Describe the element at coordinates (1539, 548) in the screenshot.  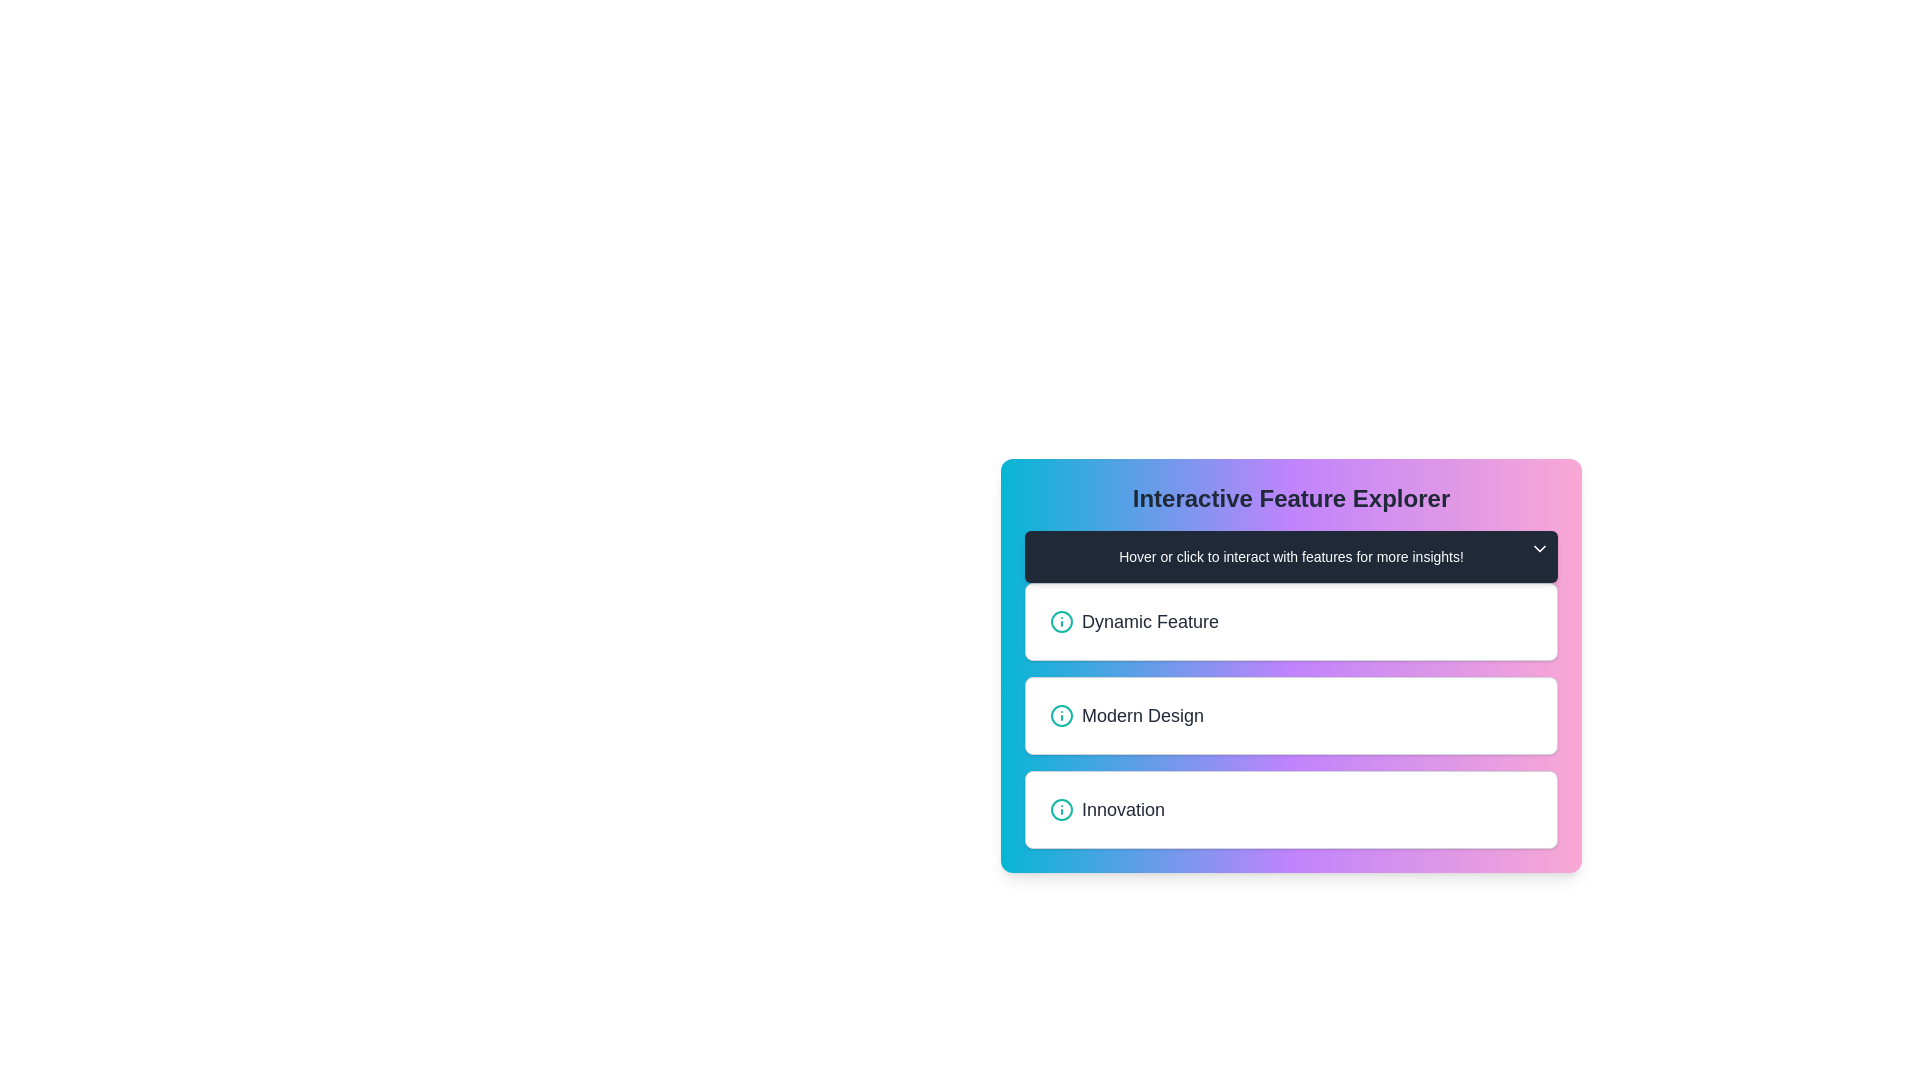
I see `the downward chevron dropdown indicator icon located in the top-right corner of the dark text box containing the message 'Hover or click to interact with features for more insights!'` at that location.